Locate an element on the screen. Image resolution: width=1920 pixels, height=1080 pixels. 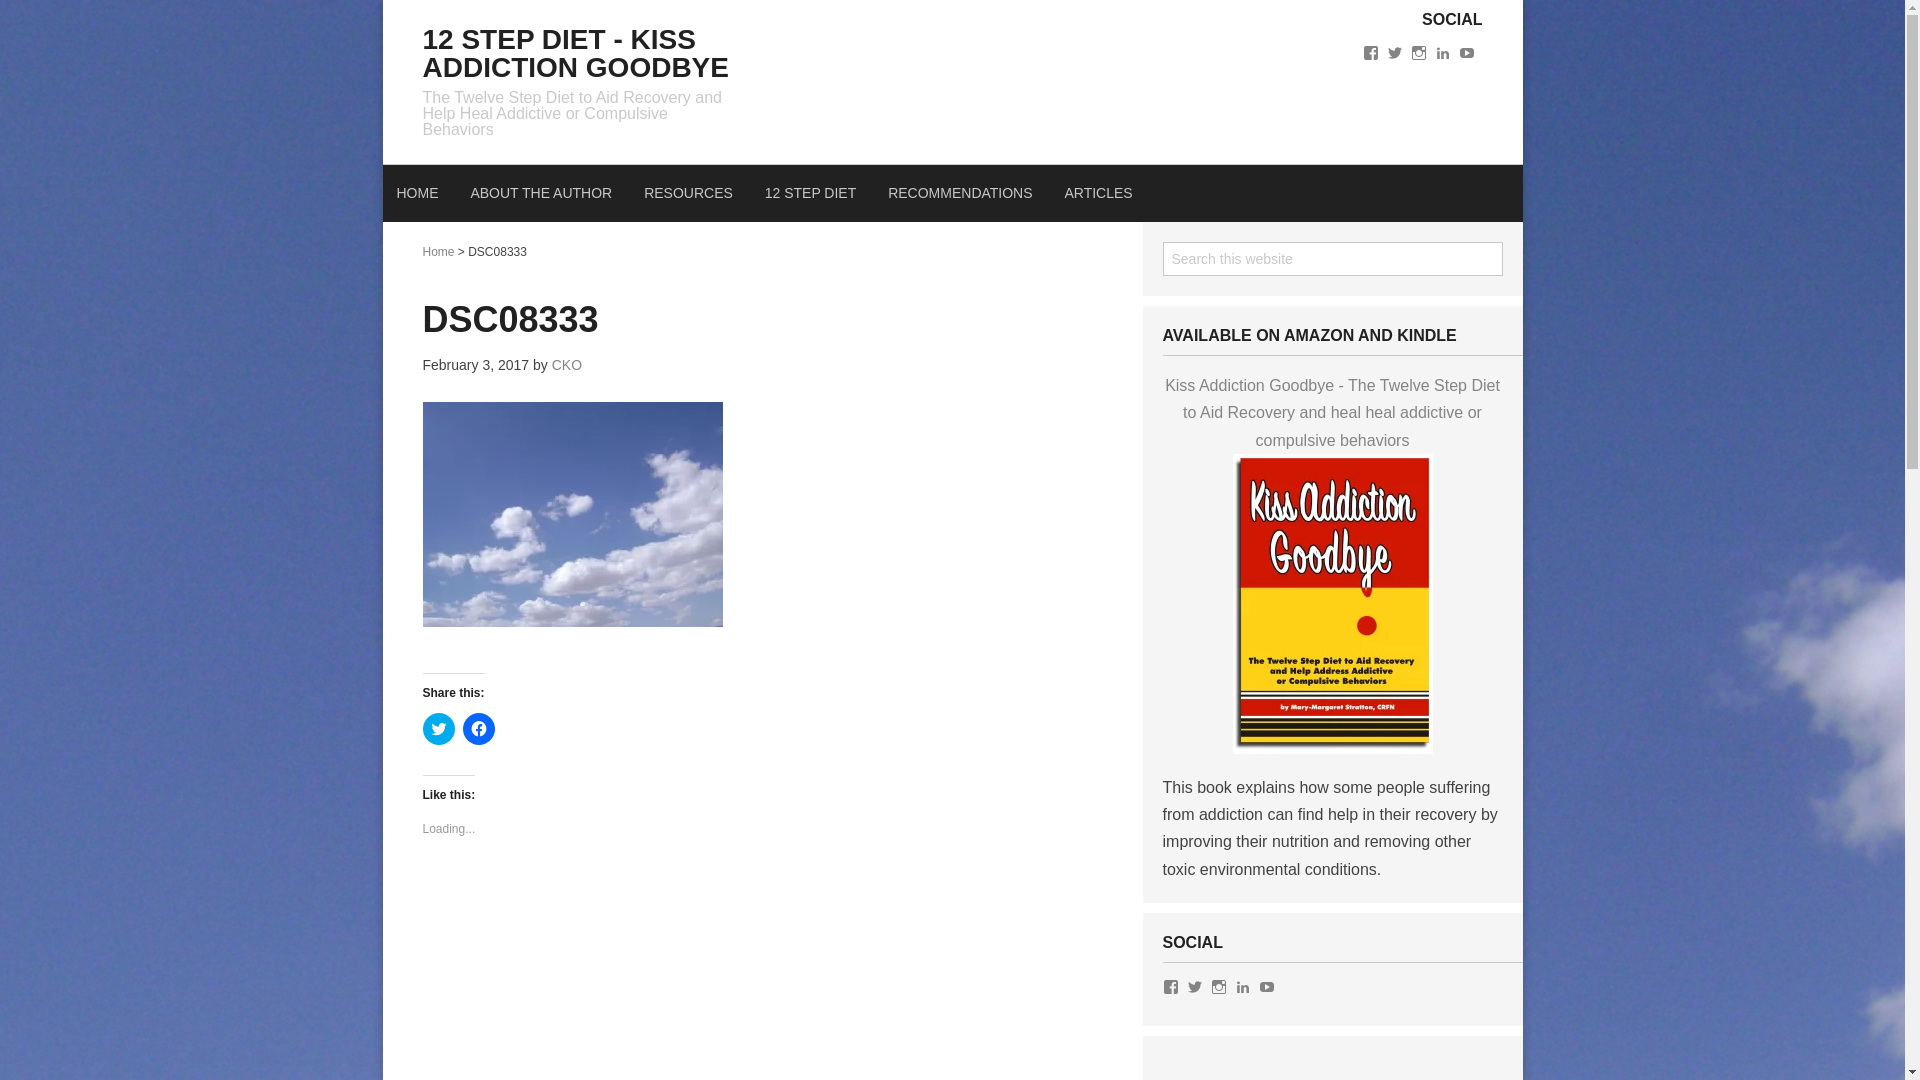
'ABOUT THE AUTHOR' is located at coordinates (541, 193).